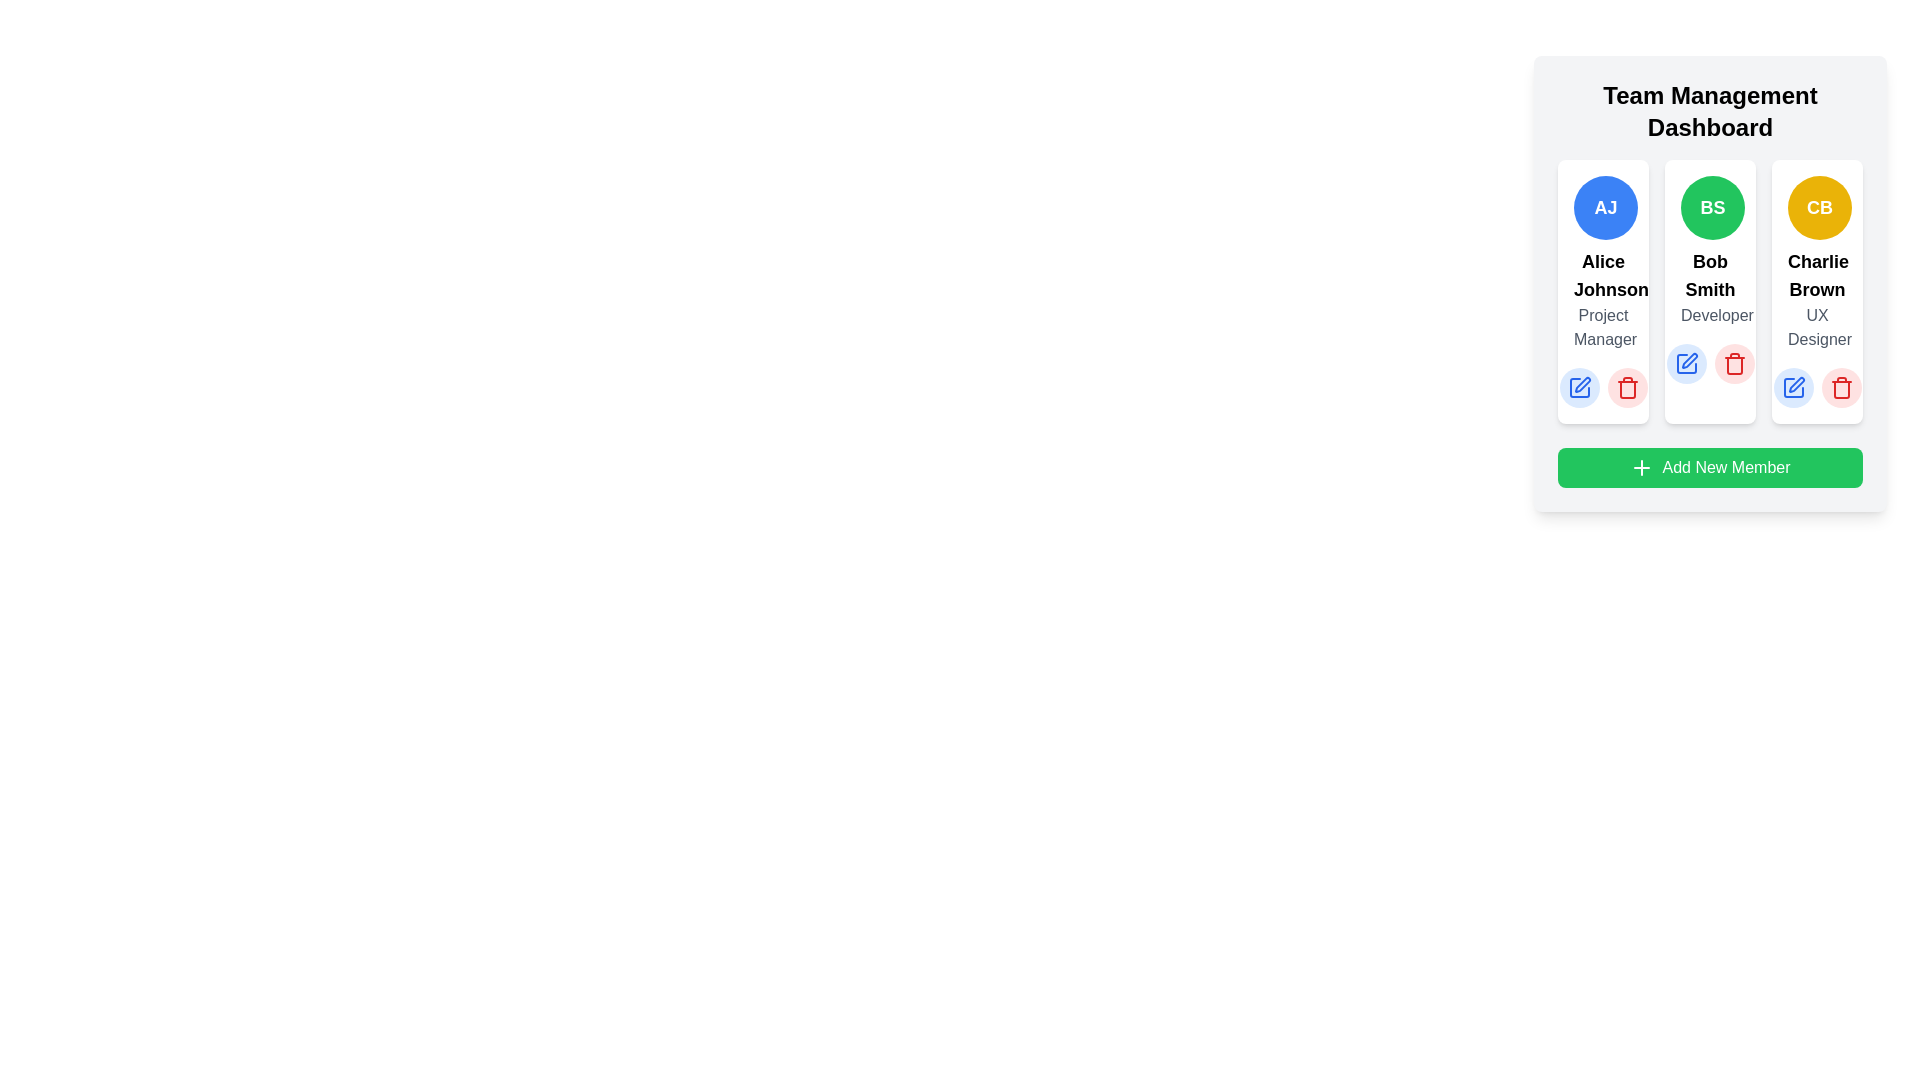  Describe the element at coordinates (1581, 385) in the screenshot. I see `the blue outlined pen icon button located in the bottom left corner of the 'Bob Smith' card on the 'Team Management Dashboard' to initiate editing` at that location.